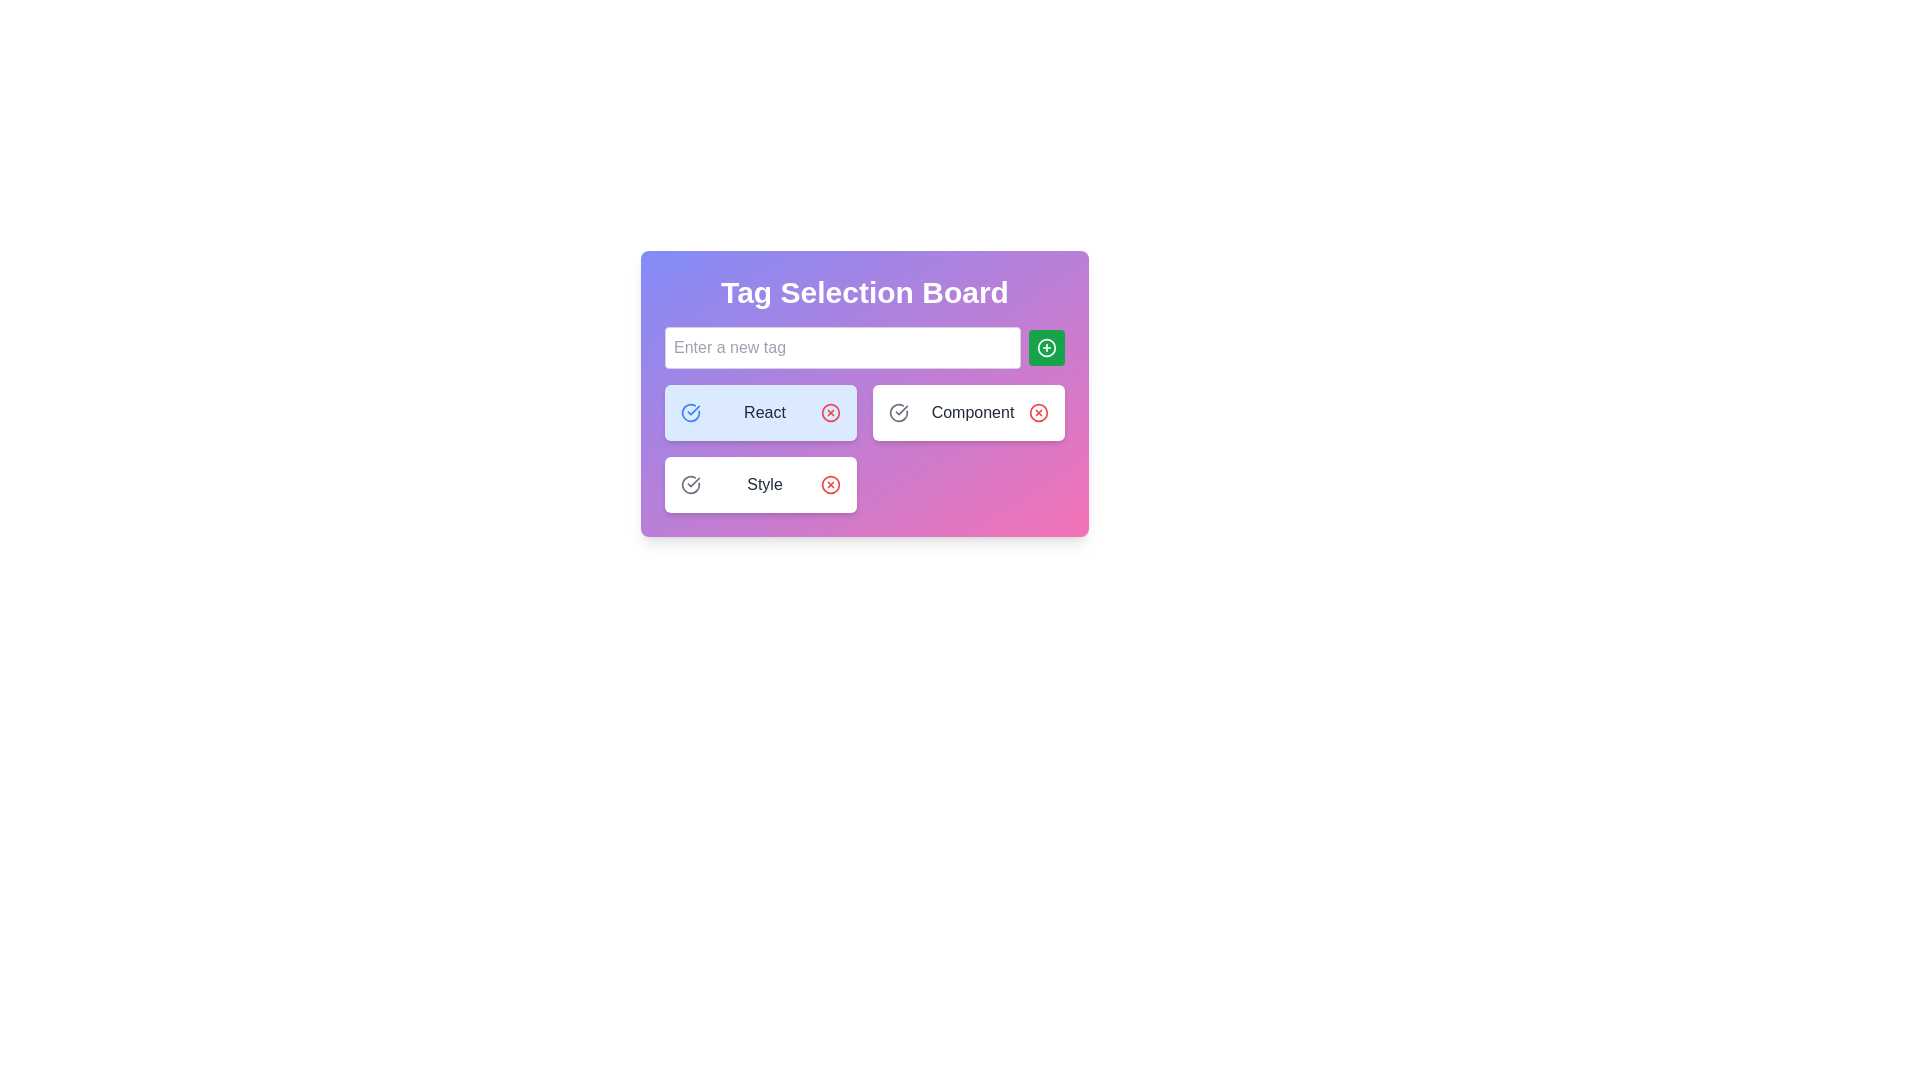  What do you see at coordinates (830, 411) in the screenshot?
I see `the delete or remove icon button located at the far right of the interactive panel labeled 'React'` at bounding box center [830, 411].